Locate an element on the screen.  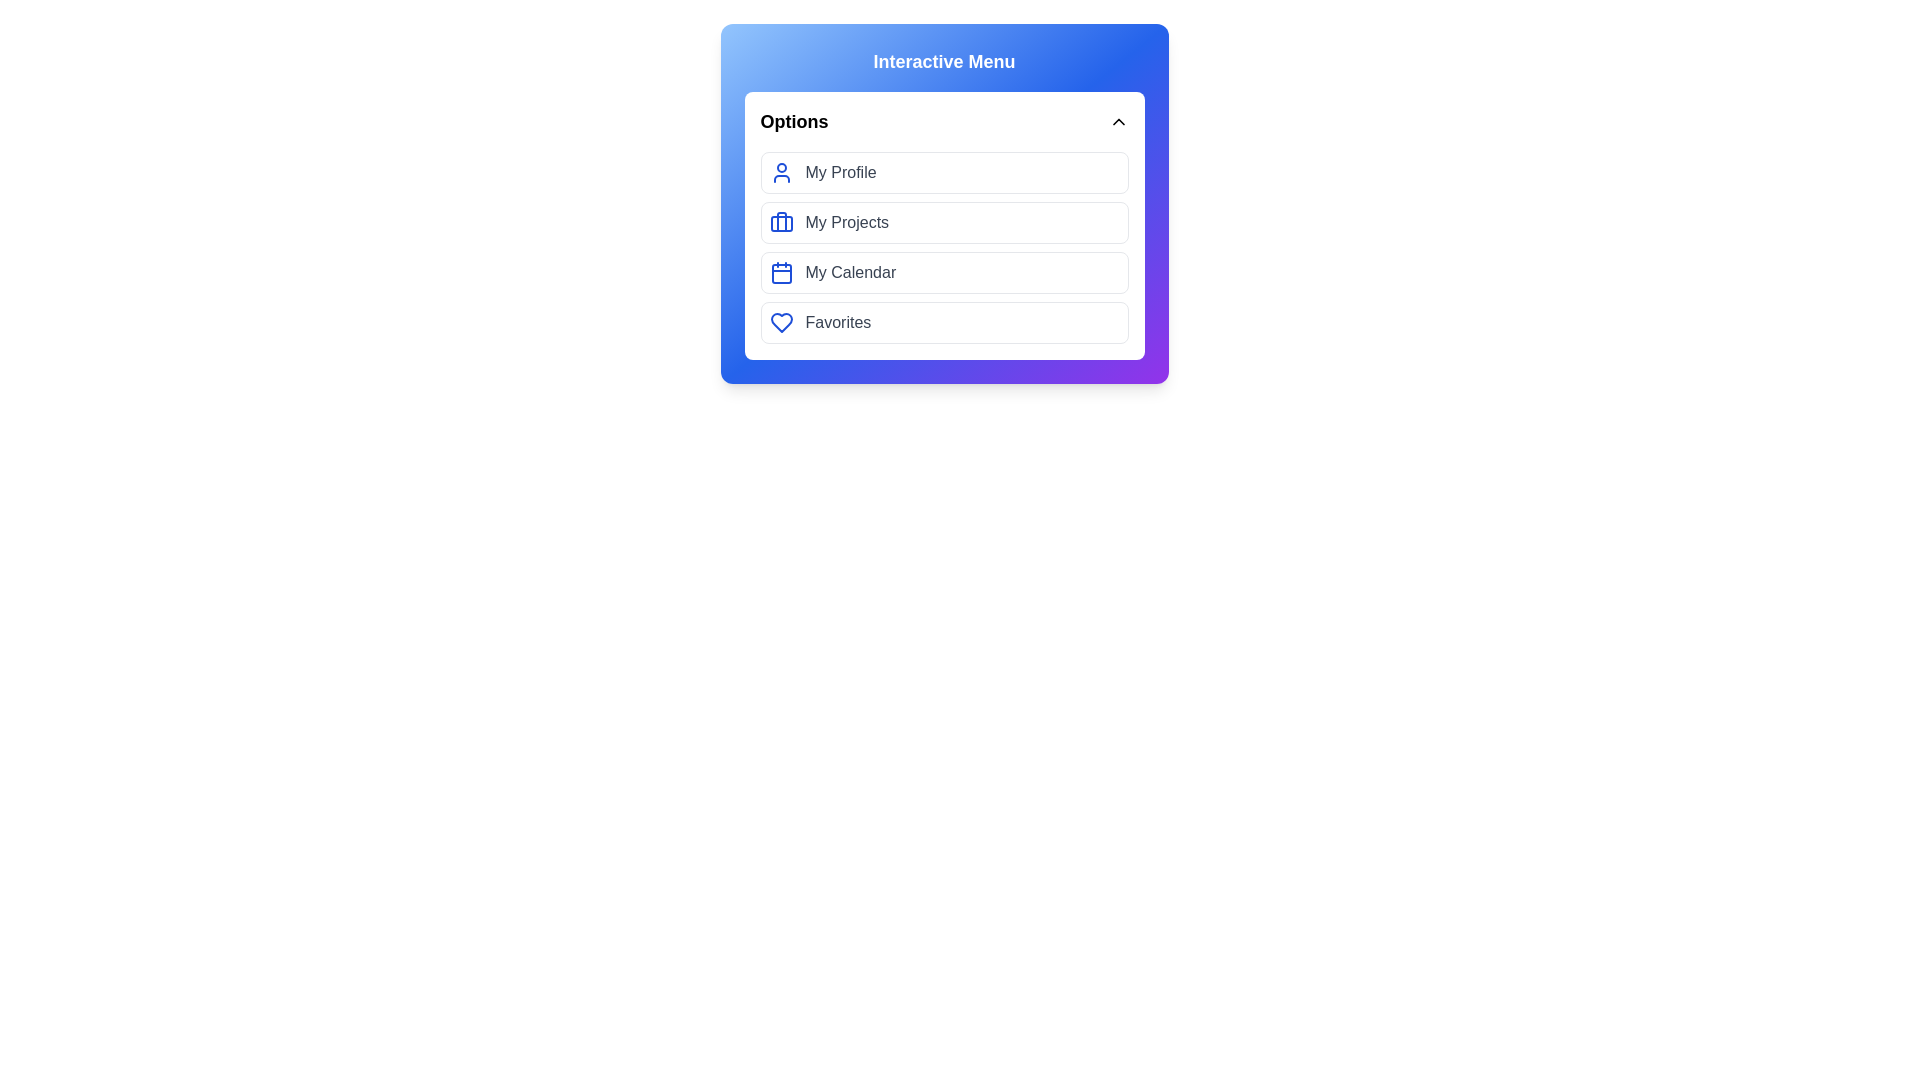
the 'Favorites' text label is located at coordinates (838, 322).